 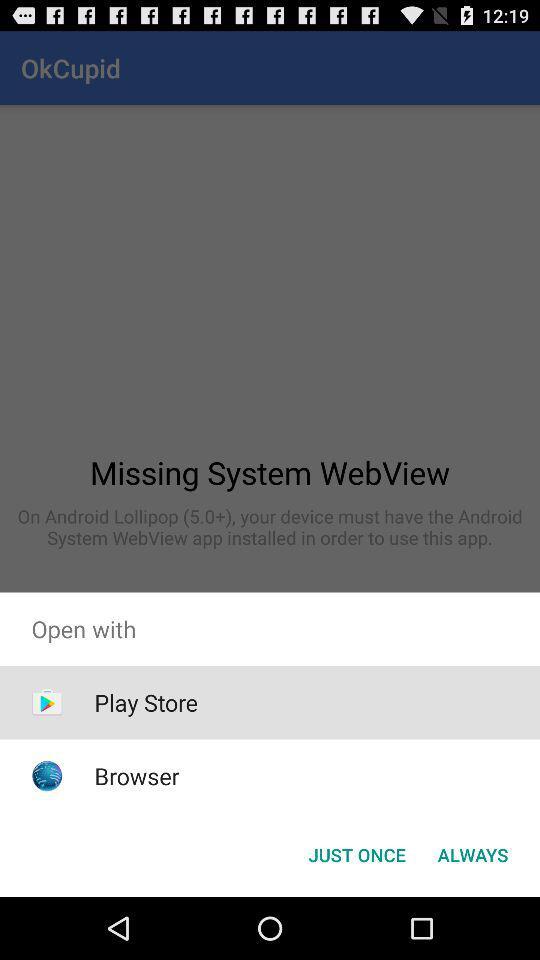 What do you see at coordinates (356, 853) in the screenshot?
I see `icon at the bottom` at bounding box center [356, 853].